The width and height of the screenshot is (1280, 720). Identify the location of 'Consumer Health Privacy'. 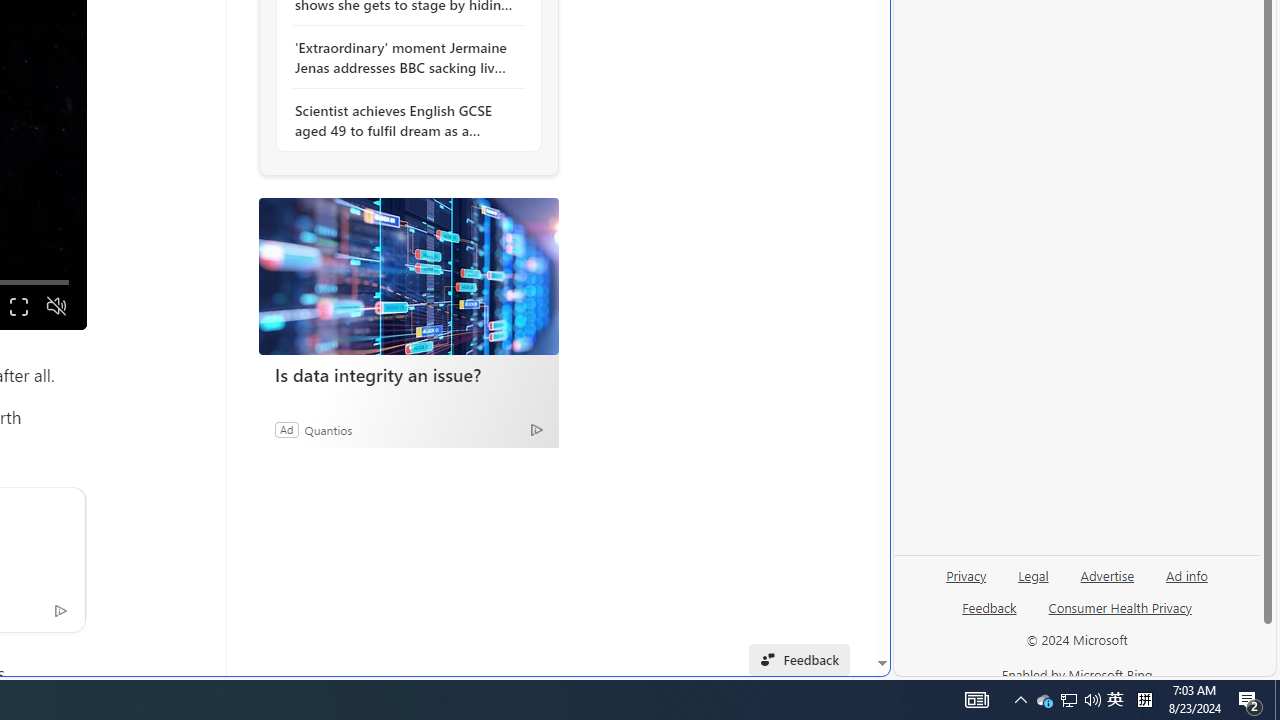
(1120, 606).